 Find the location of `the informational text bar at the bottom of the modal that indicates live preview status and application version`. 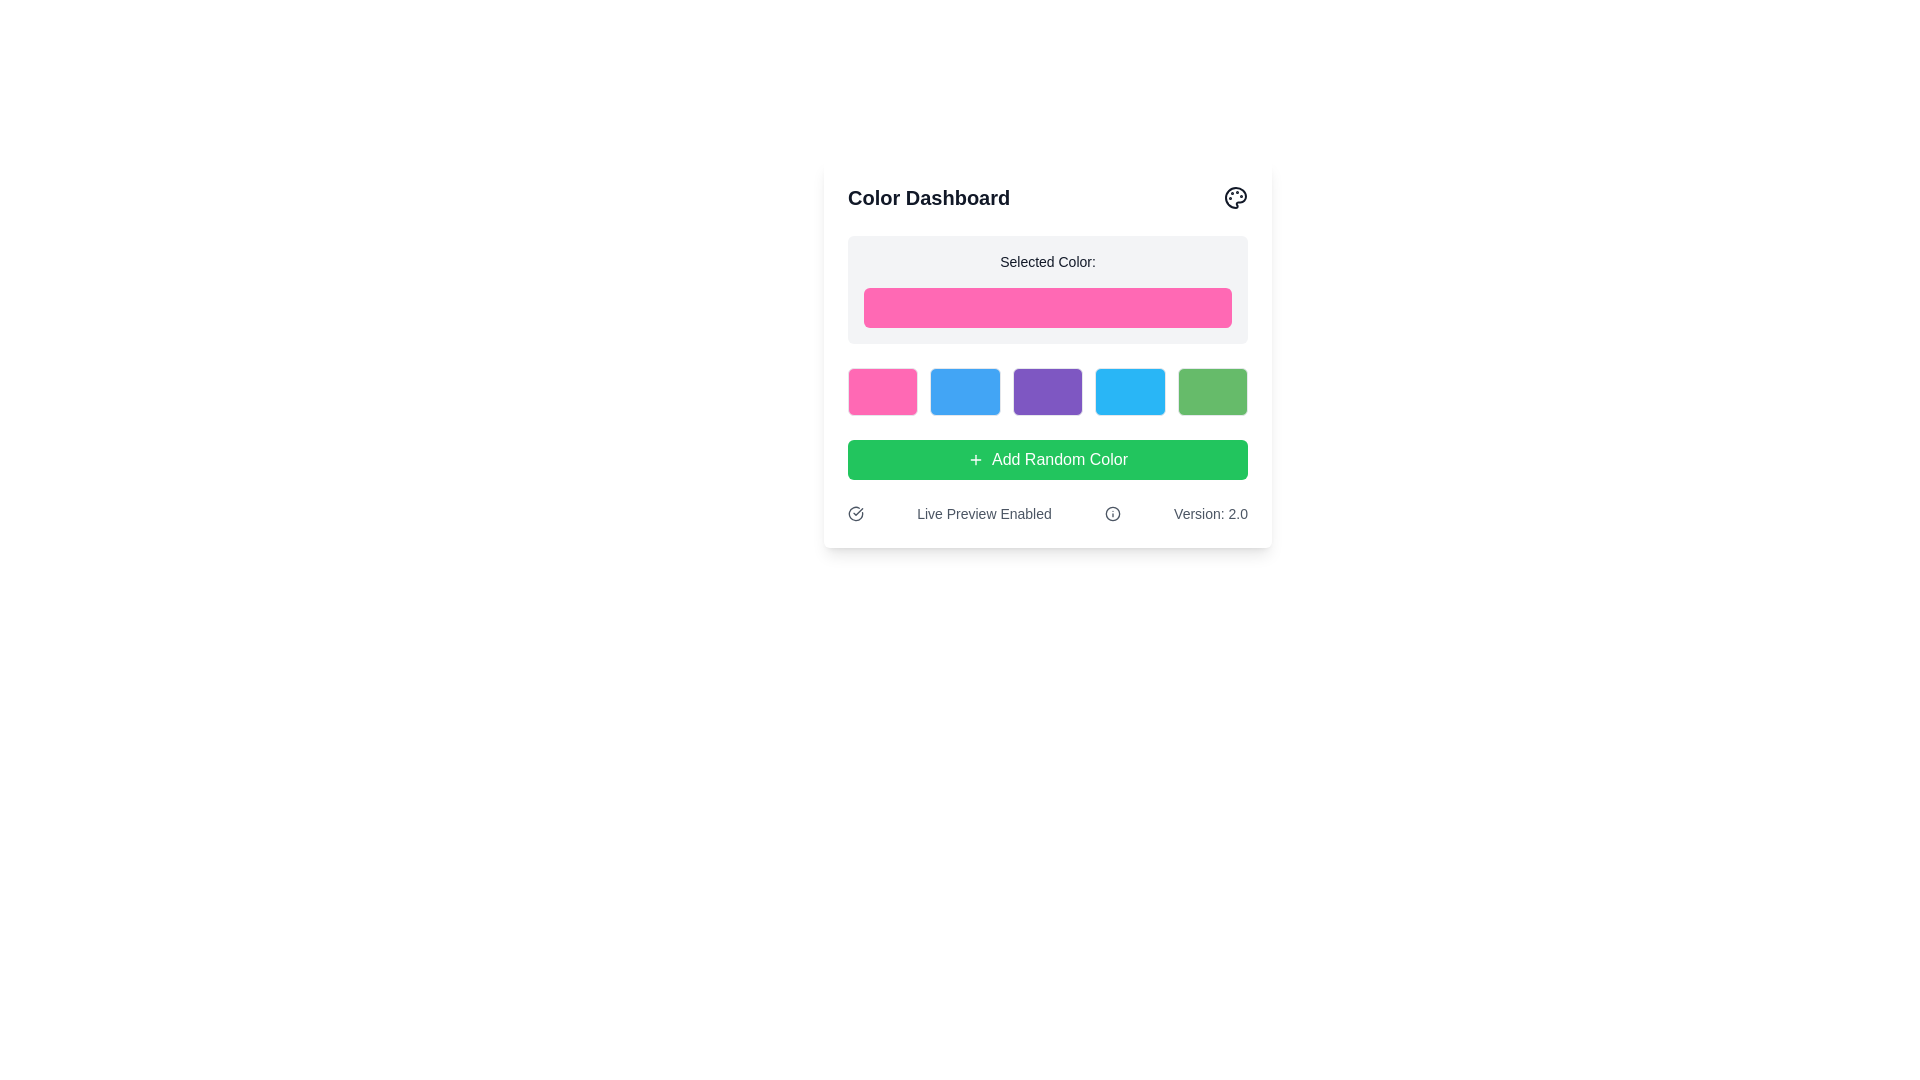

the informational text bar at the bottom of the modal that indicates live preview status and application version is located at coordinates (1046, 512).